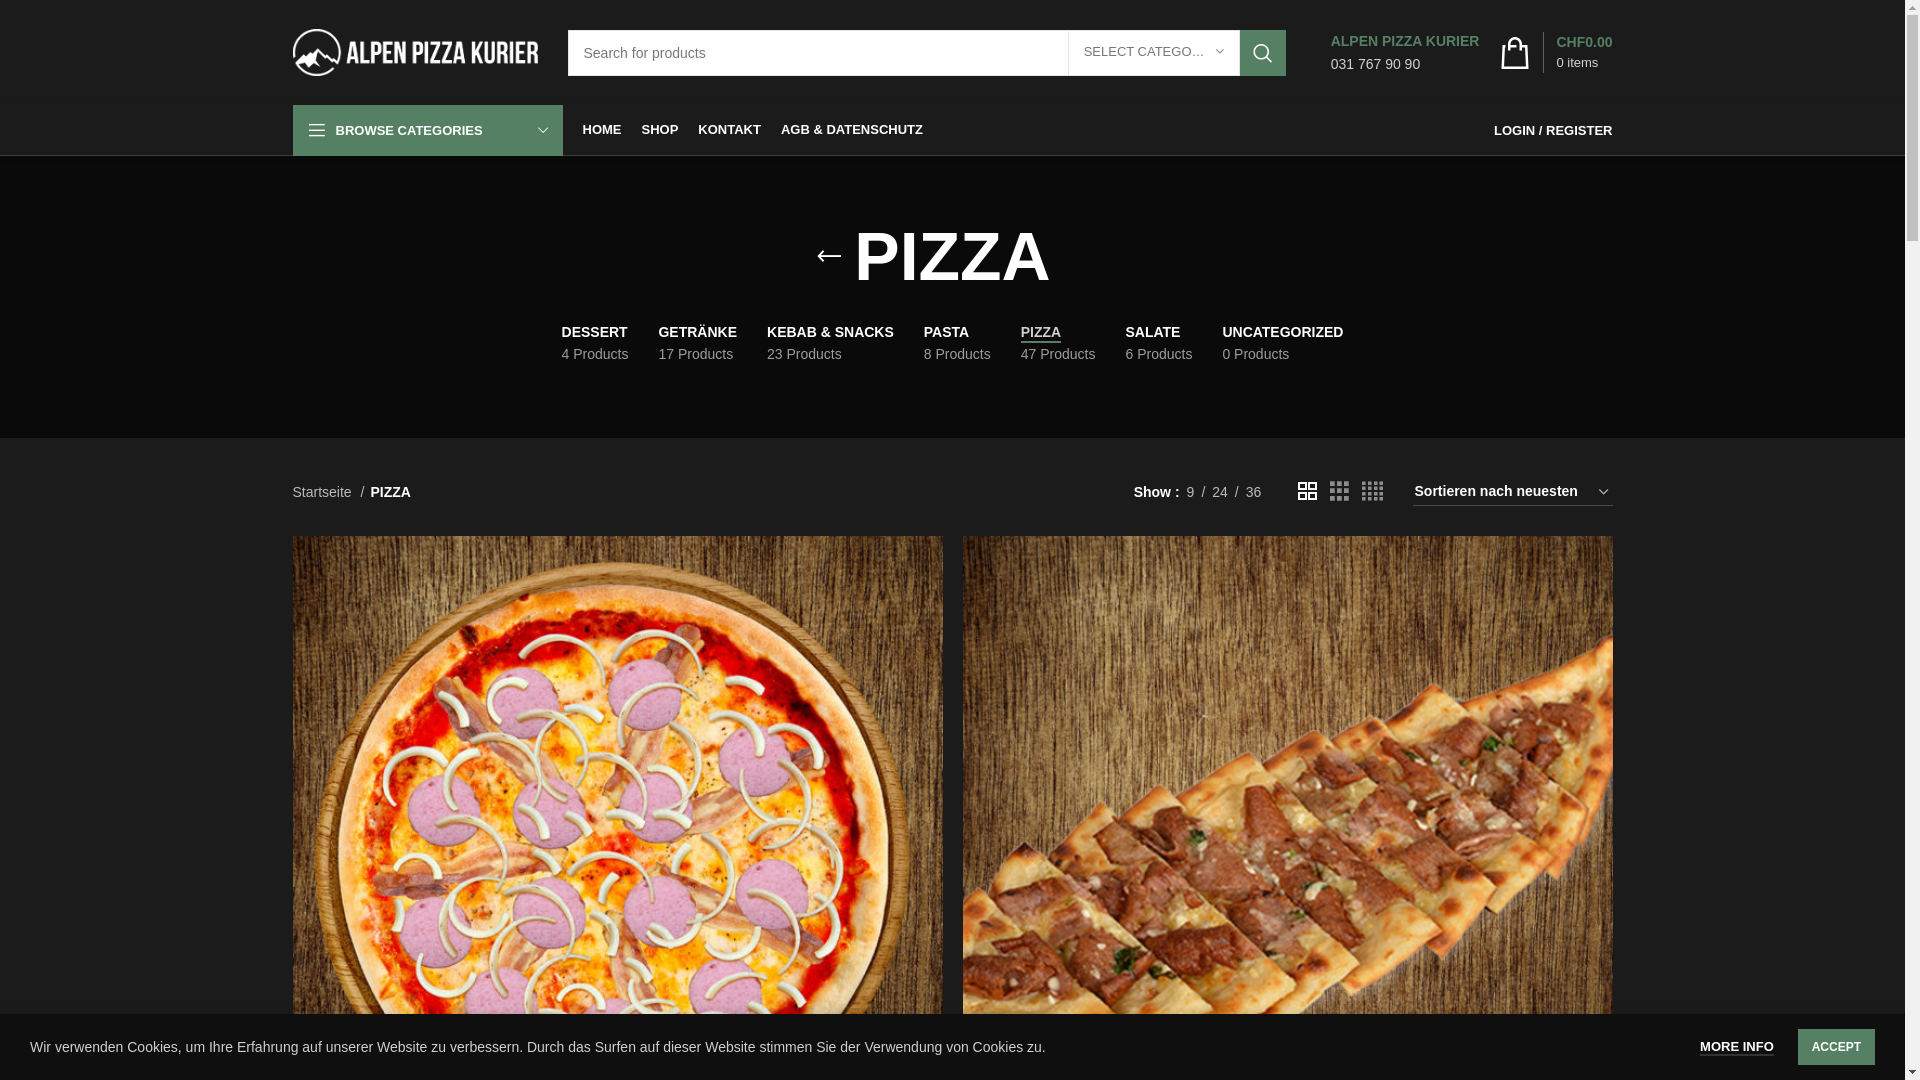 The image size is (1920, 1080). Describe the element at coordinates (851, 130) in the screenshot. I see `'AGB & DATENSCHUTZ'` at that location.